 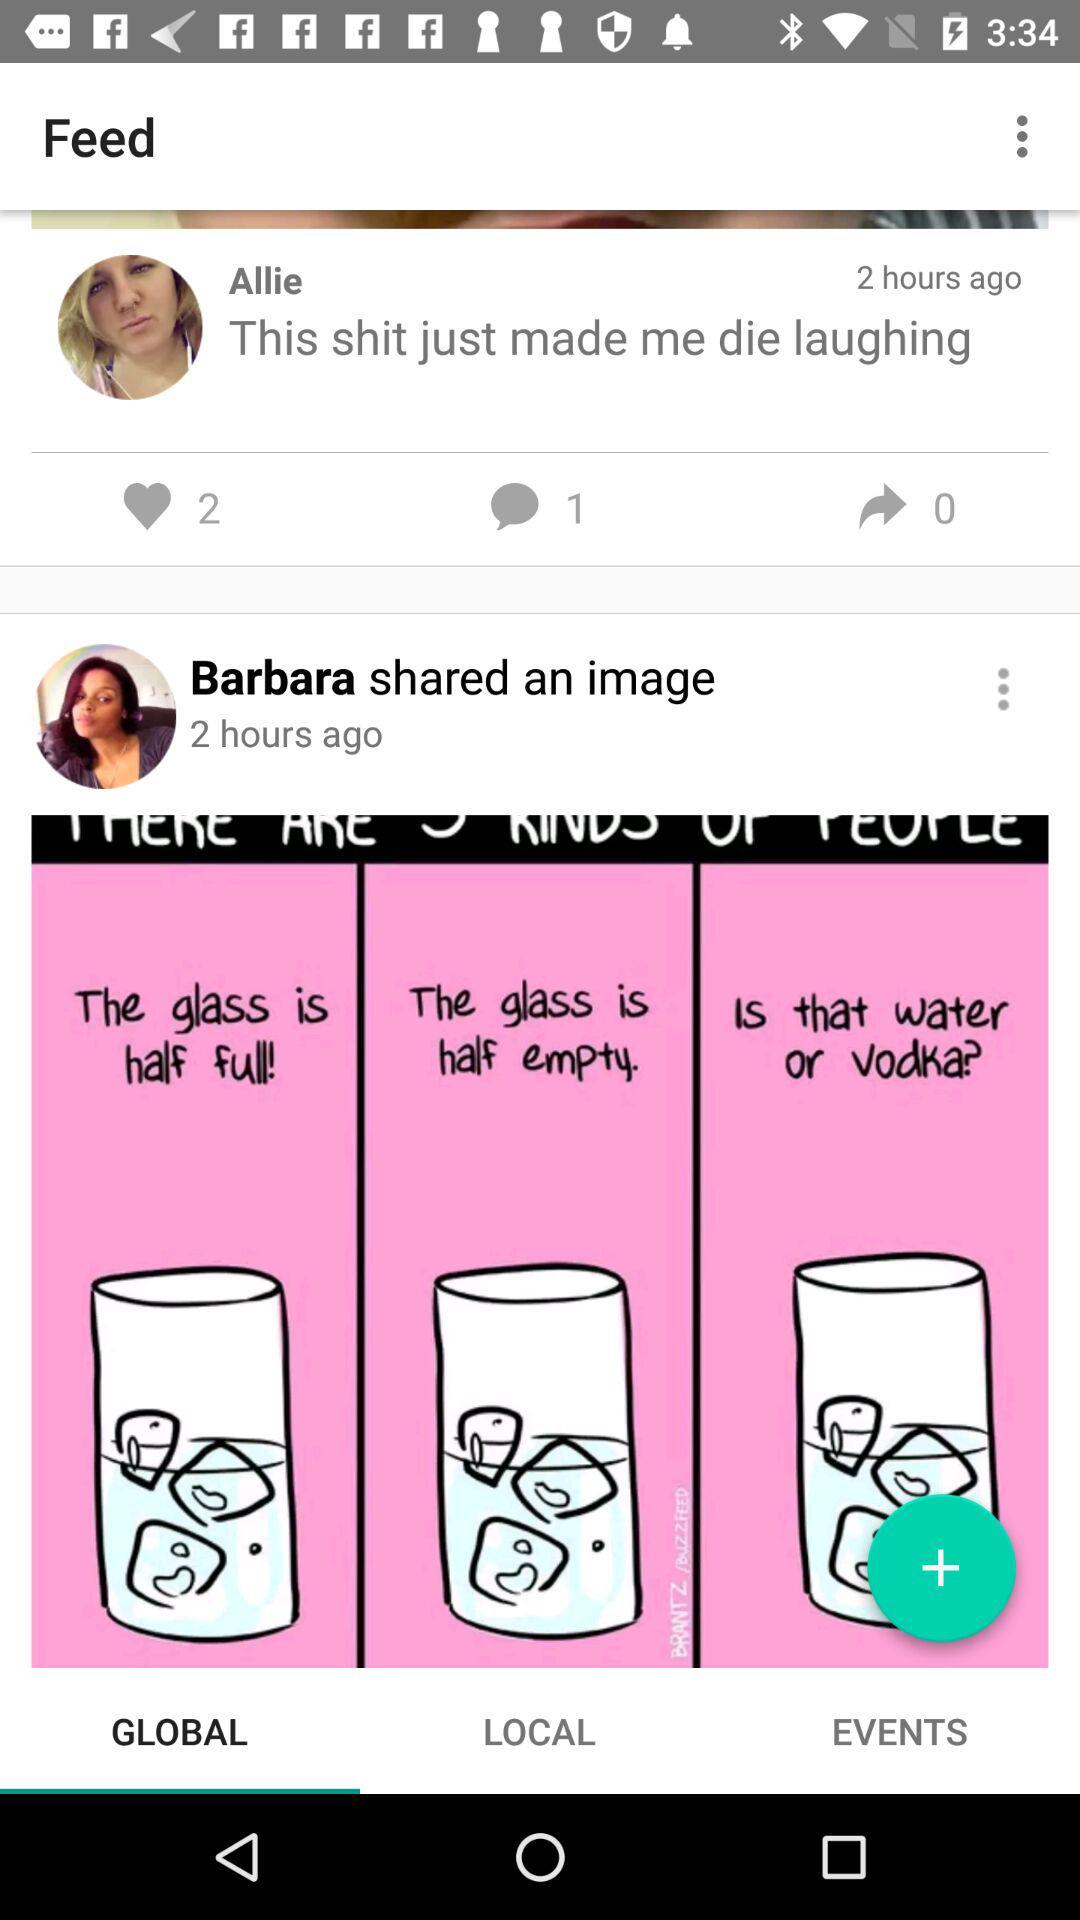 What do you see at coordinates (1003, 689) in the screenshot?
I see `the item next to the barbara shared an` at bounding box center [1003, 689].